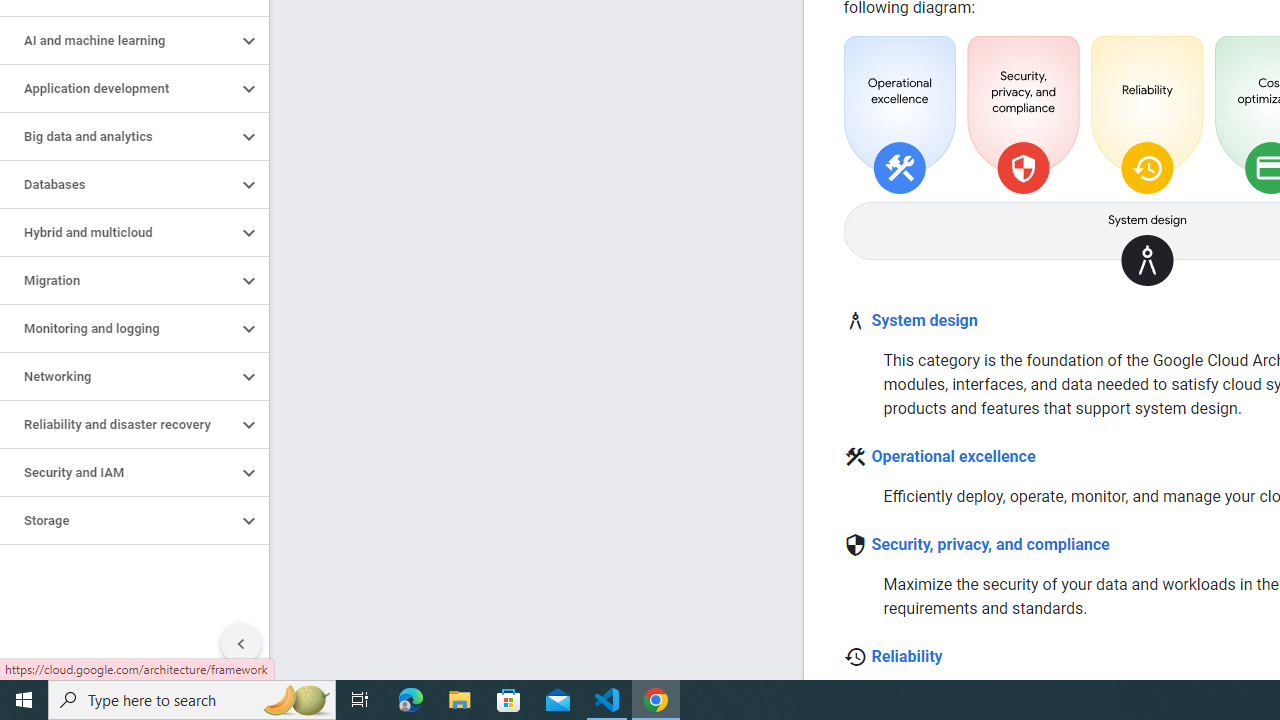 This screenshot has height=720, width=1280. What do you see at coordinates (117, 281) in the screenshot?
I see `'Migration'` at bounding box center [117, 281].